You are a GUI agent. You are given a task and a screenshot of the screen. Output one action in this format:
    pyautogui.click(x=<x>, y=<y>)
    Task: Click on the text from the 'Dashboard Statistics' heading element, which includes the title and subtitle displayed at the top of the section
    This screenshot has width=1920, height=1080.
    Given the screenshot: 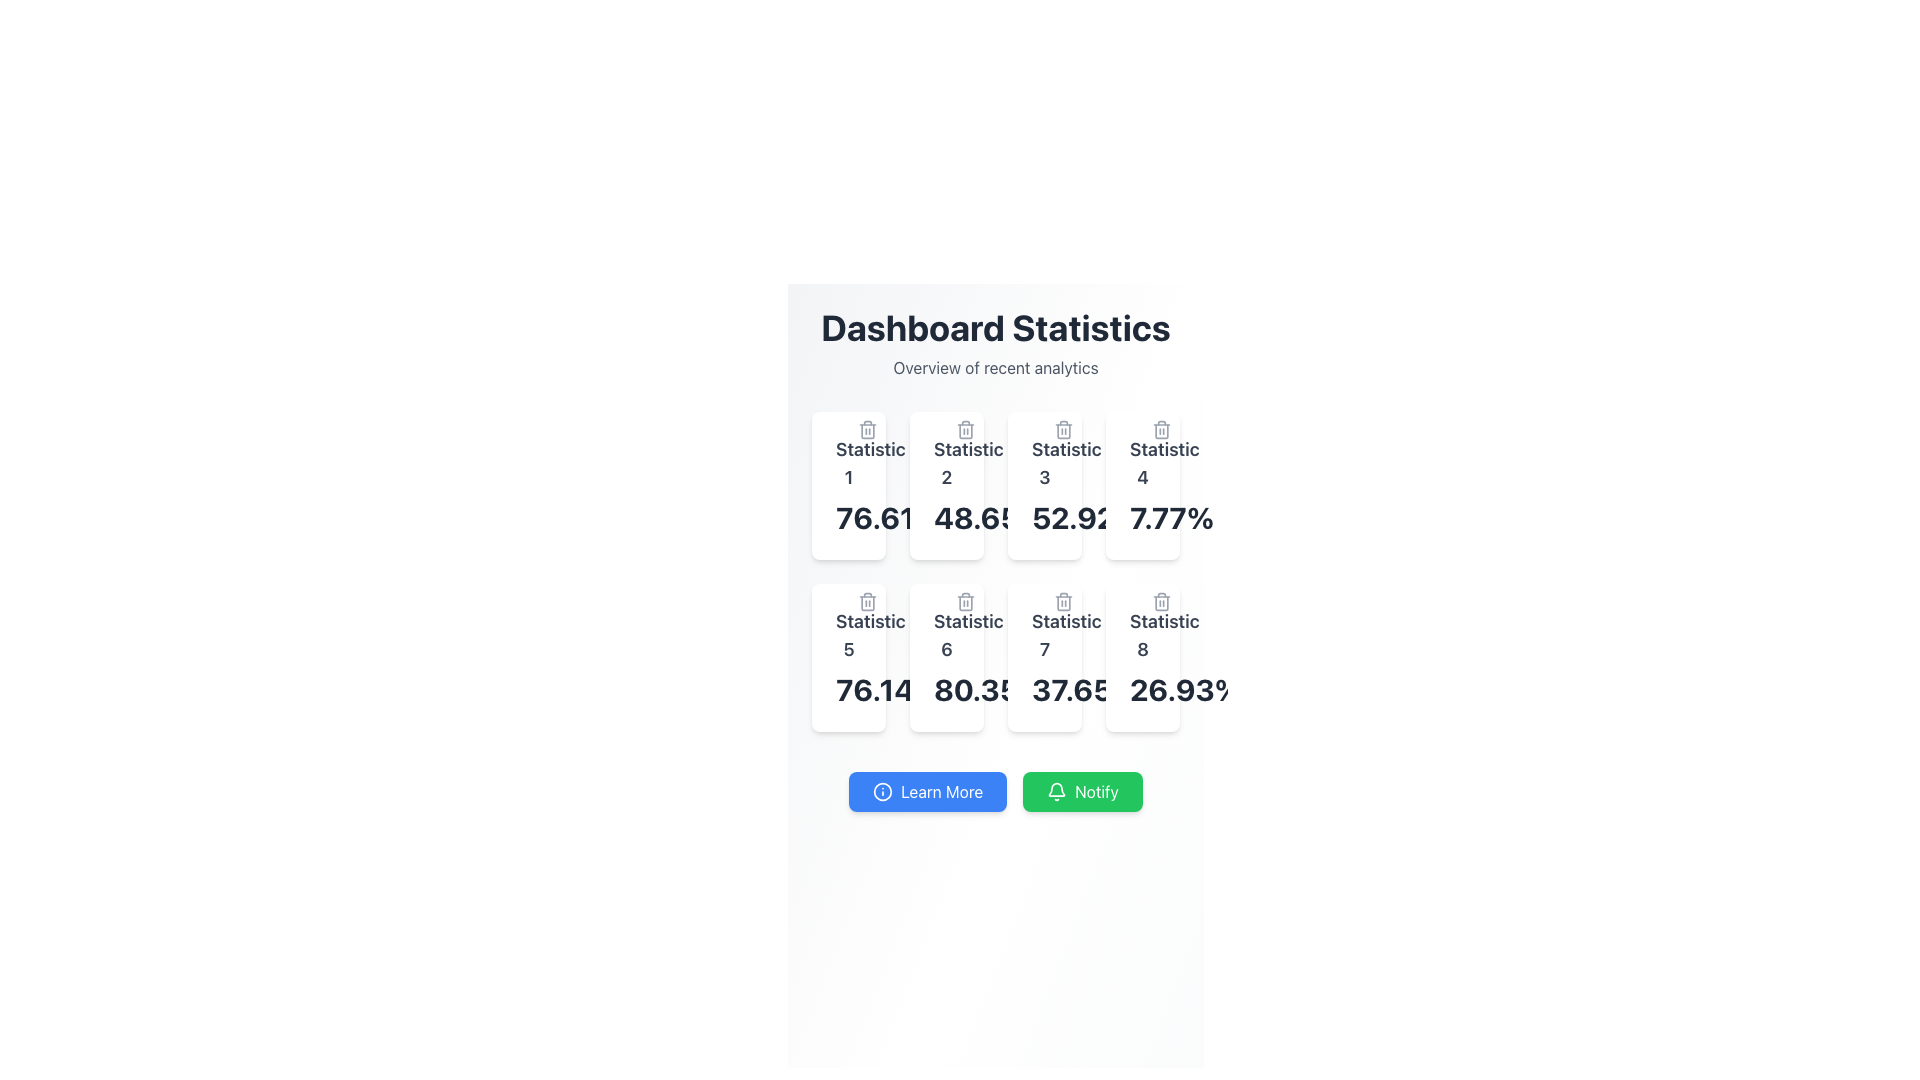 What is the action you would take?
    pyautogui.click(x=996, y=342)
    